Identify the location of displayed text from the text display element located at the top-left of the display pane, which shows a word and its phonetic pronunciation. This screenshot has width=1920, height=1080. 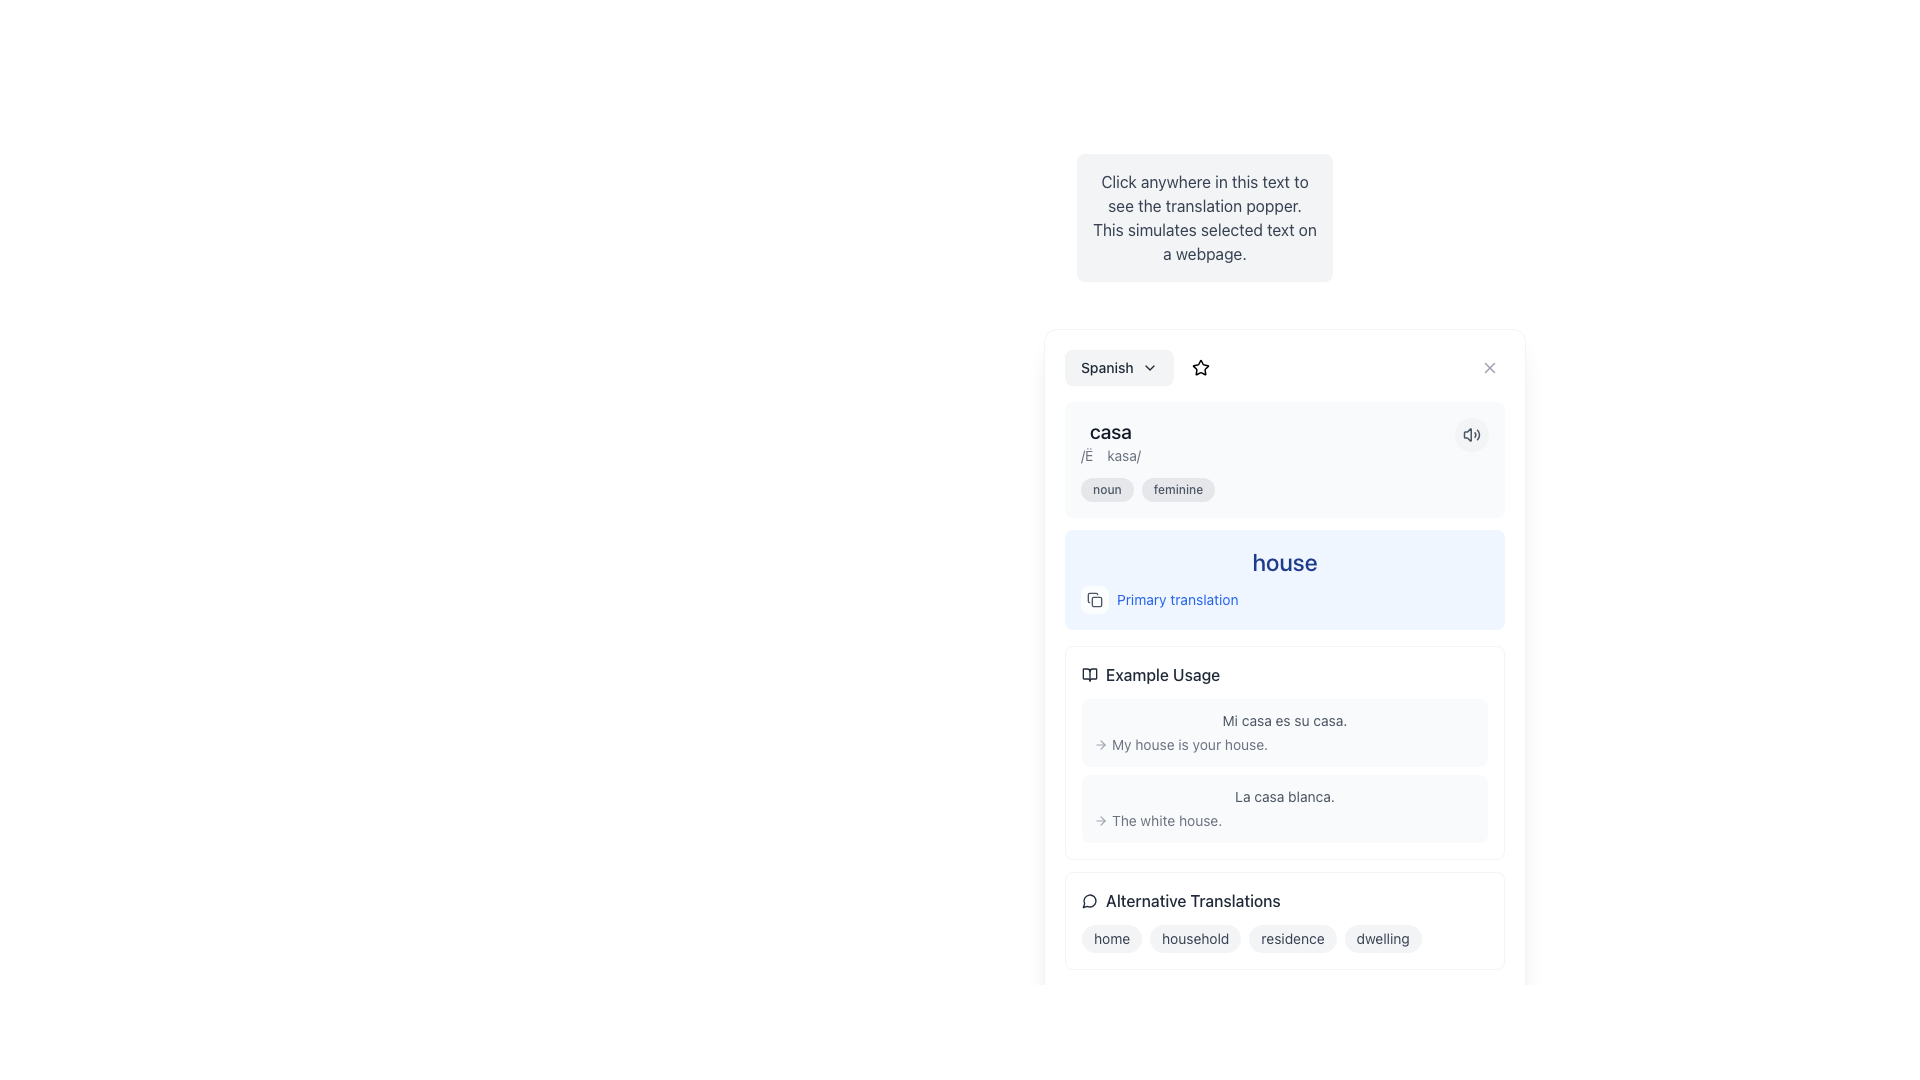
(1109, 441).